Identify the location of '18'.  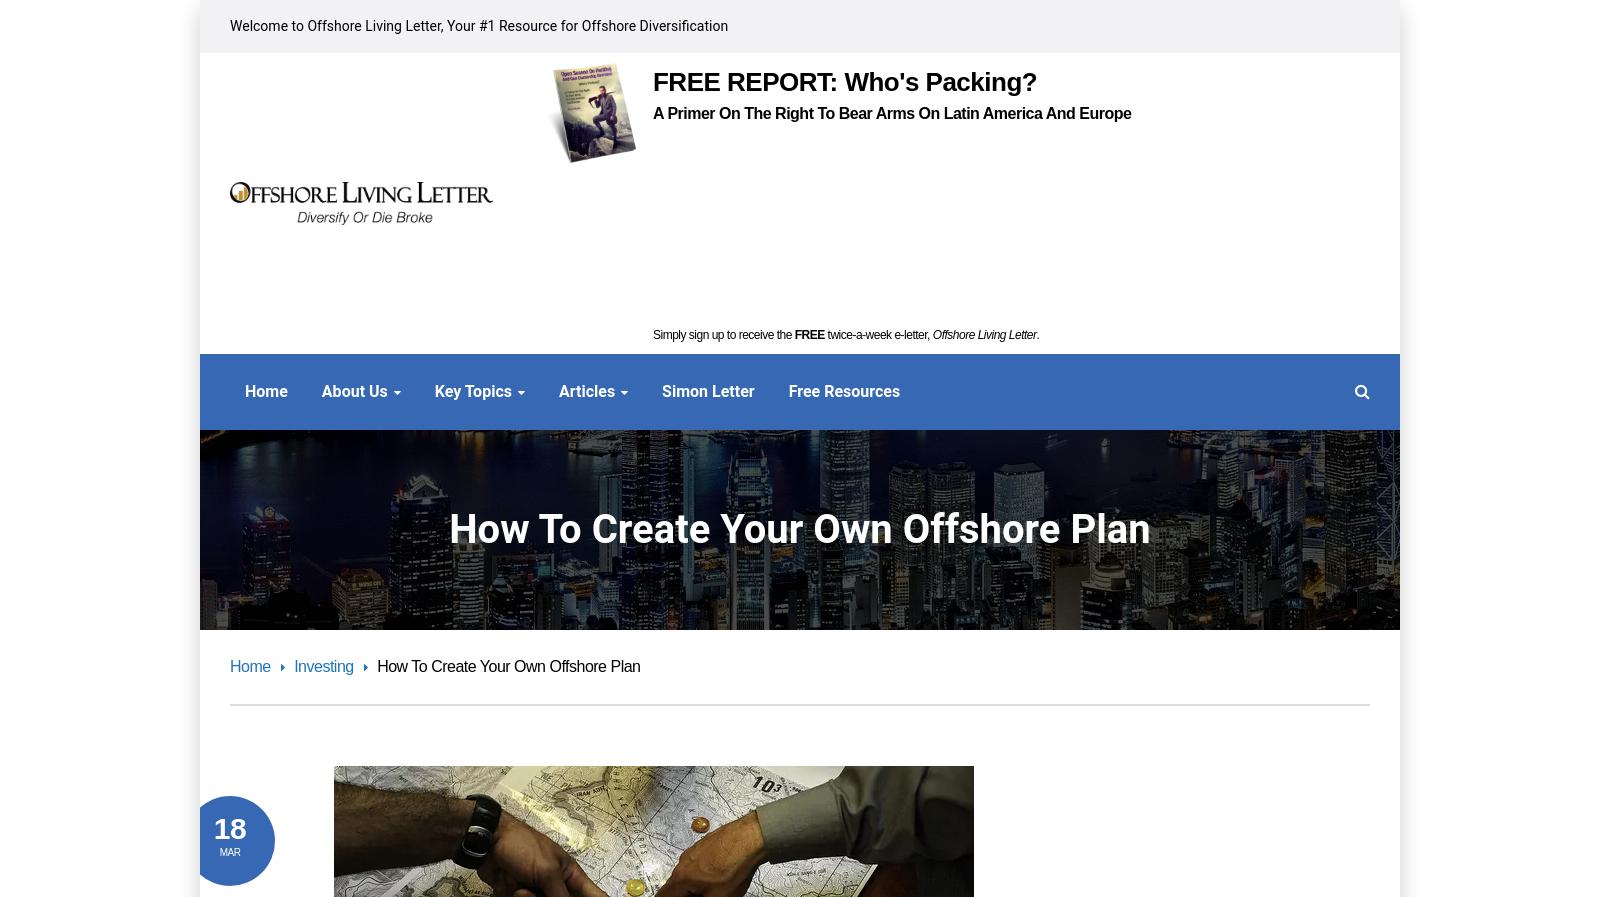
(229, 828).